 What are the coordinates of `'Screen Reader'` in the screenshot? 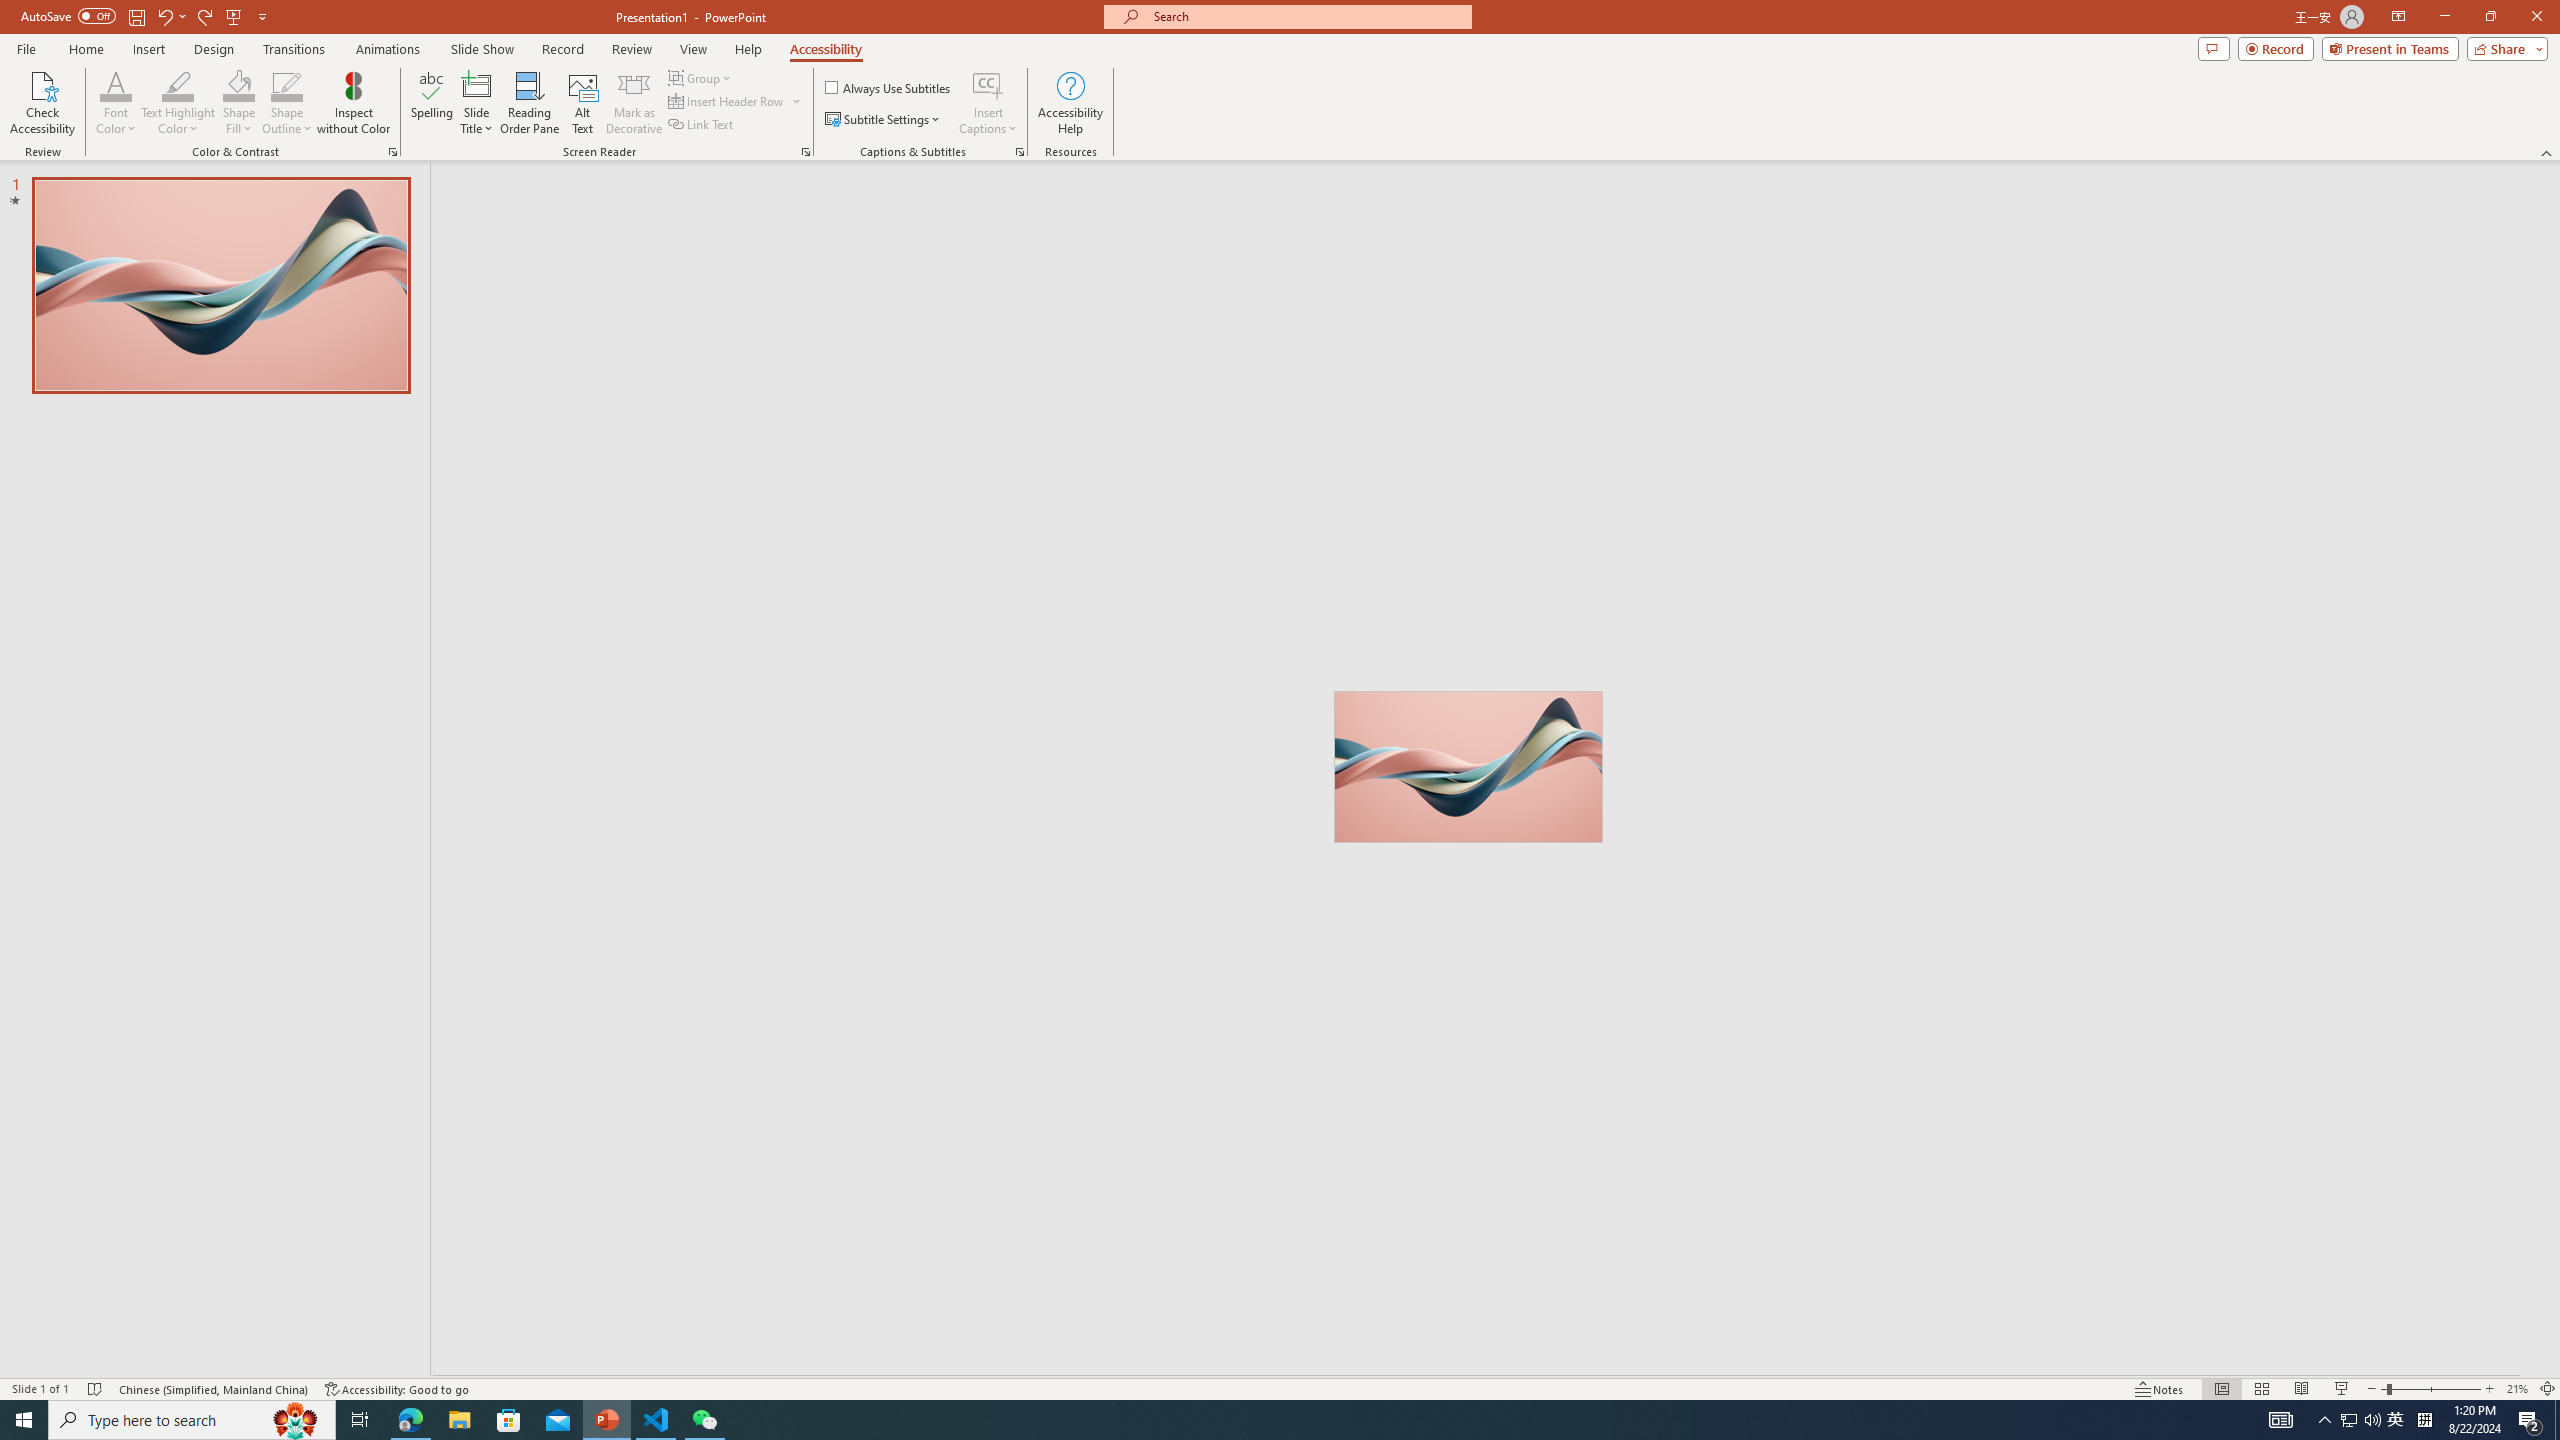 It's located at (806, 150).